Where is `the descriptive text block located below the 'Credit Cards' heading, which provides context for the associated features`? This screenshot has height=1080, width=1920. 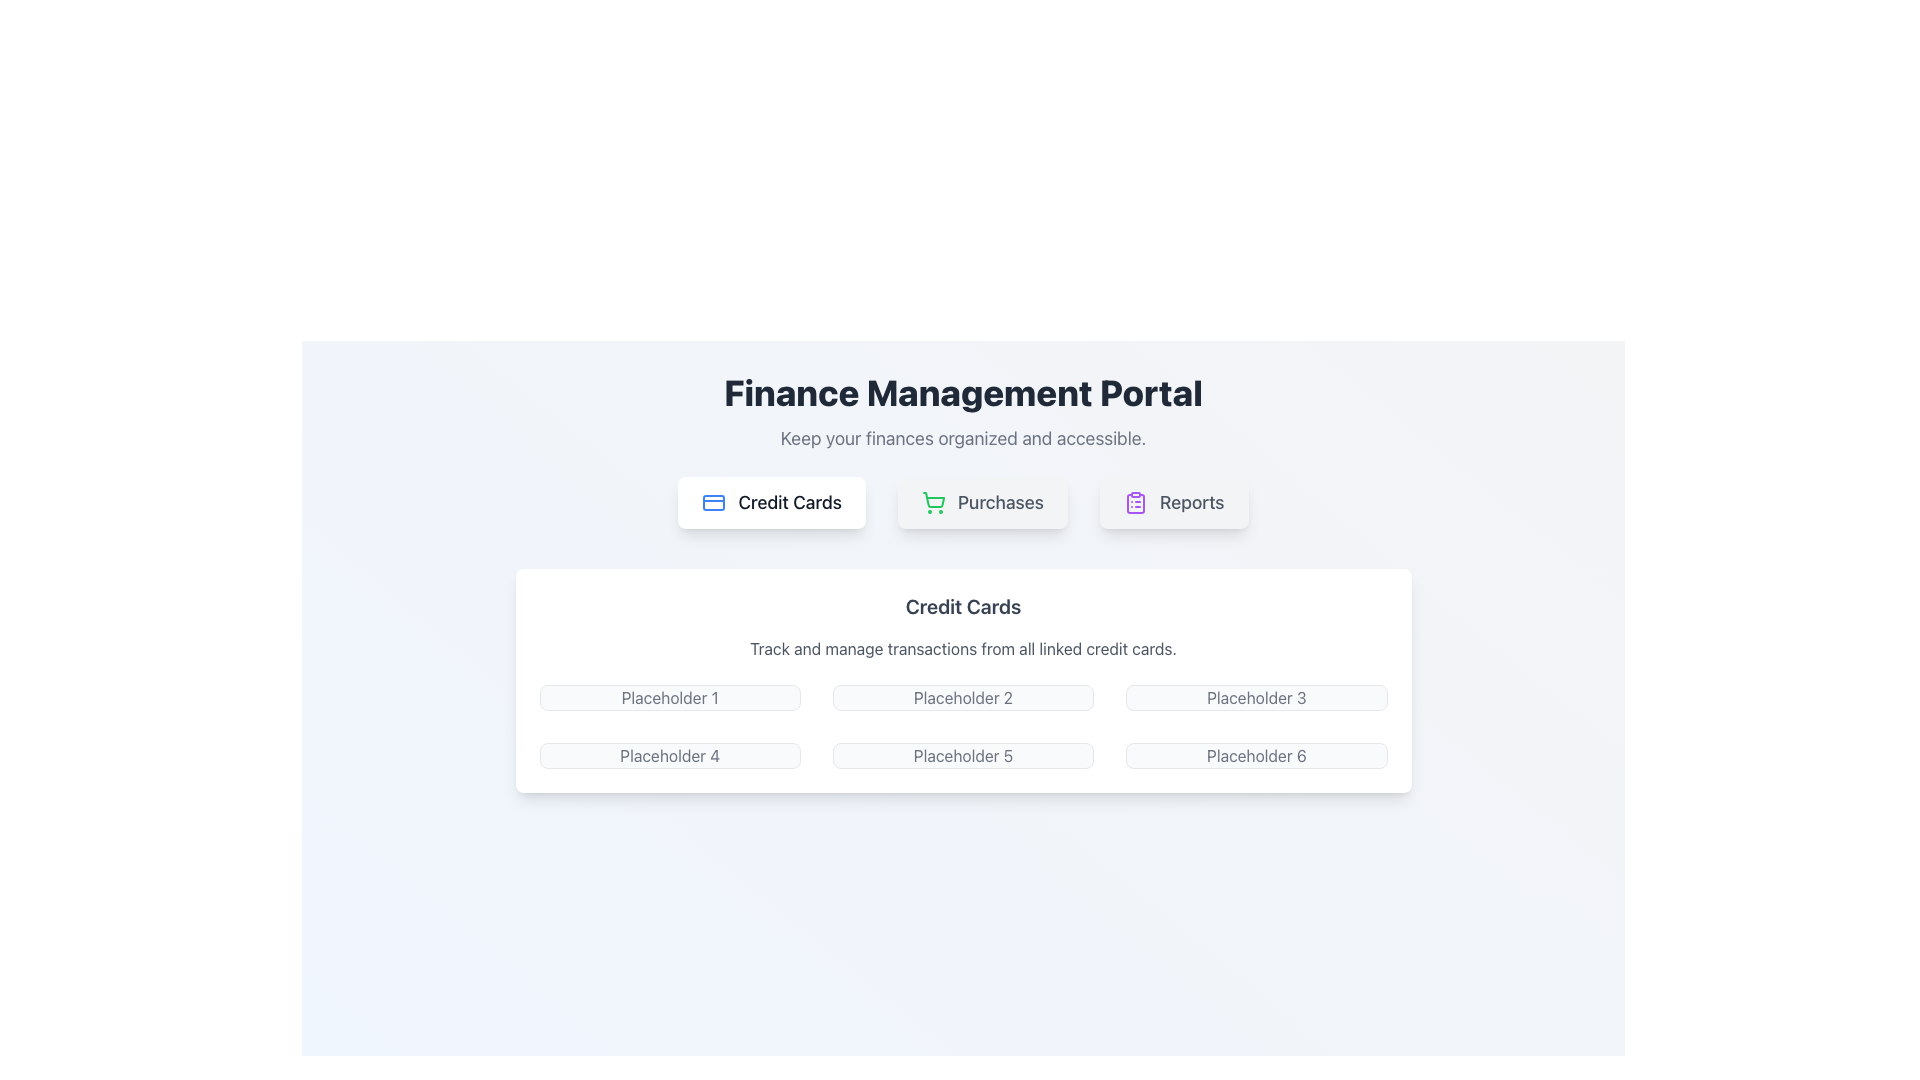 the descriptive text block located below the 'Credit Cards' heading, which provides context for the associated features is located at coordinates (963, 648).